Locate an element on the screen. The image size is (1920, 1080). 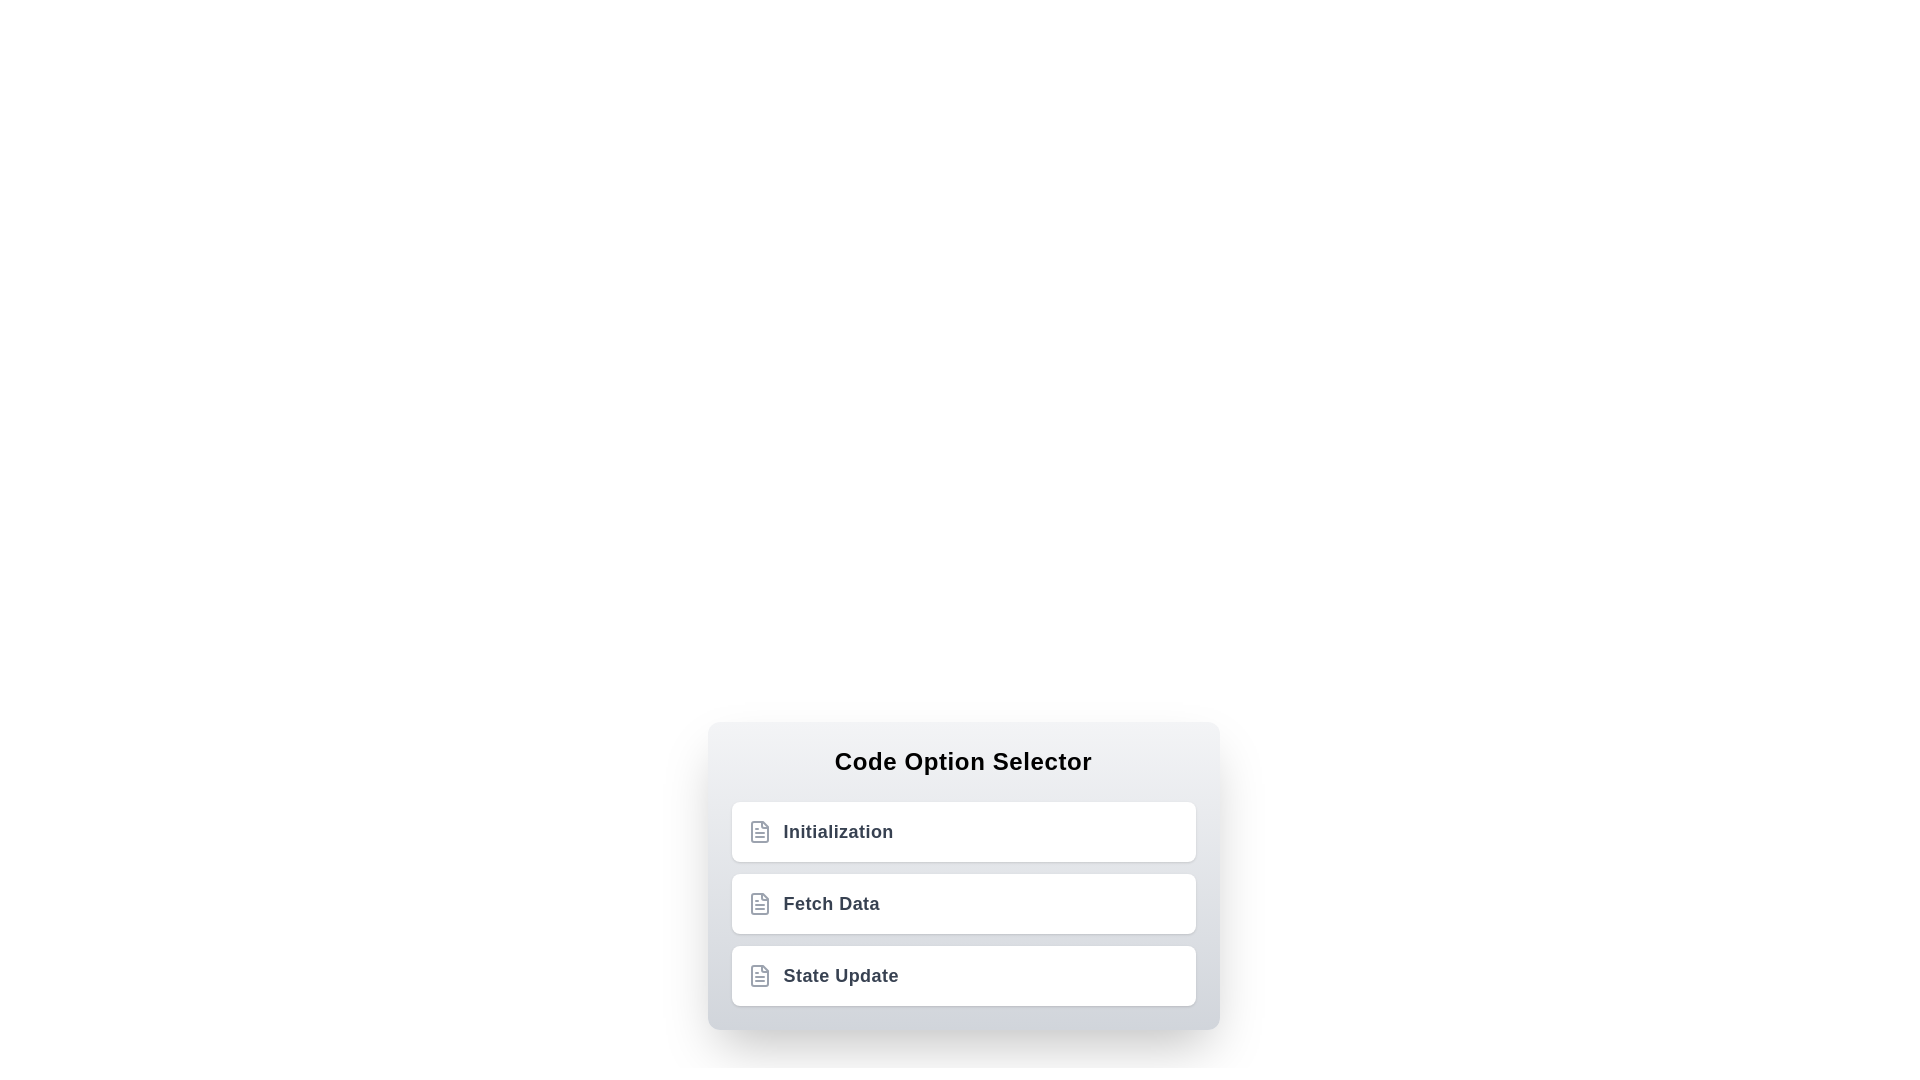
the small gray document icon located to the left of the text 'Initialization' within the first option of the 'Code Option Selector' list is located at coordinates (758, 832).